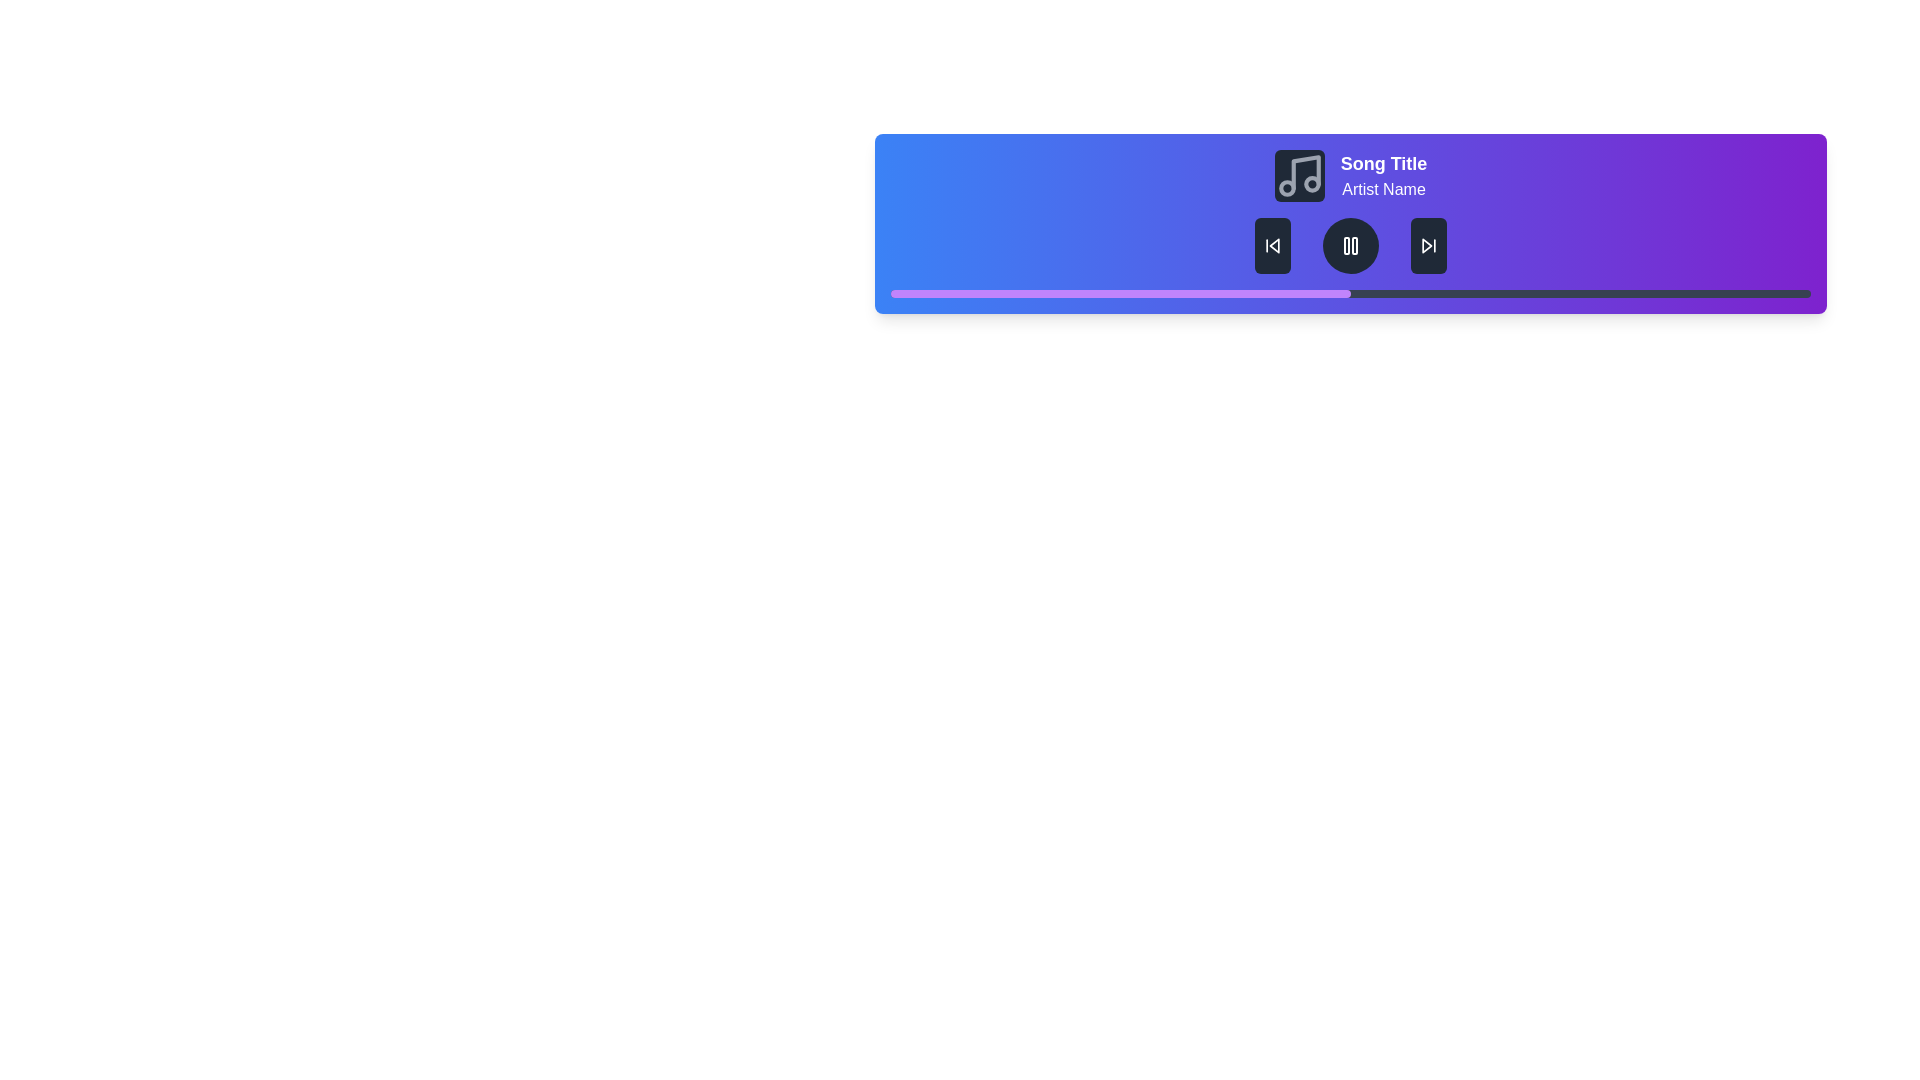  Describe the element at coordinates (1350, 175) in the screenshot. I see `the displayed information in the Text Label that shows the currently playing track's name and artist, located above the playback controls` at that location.